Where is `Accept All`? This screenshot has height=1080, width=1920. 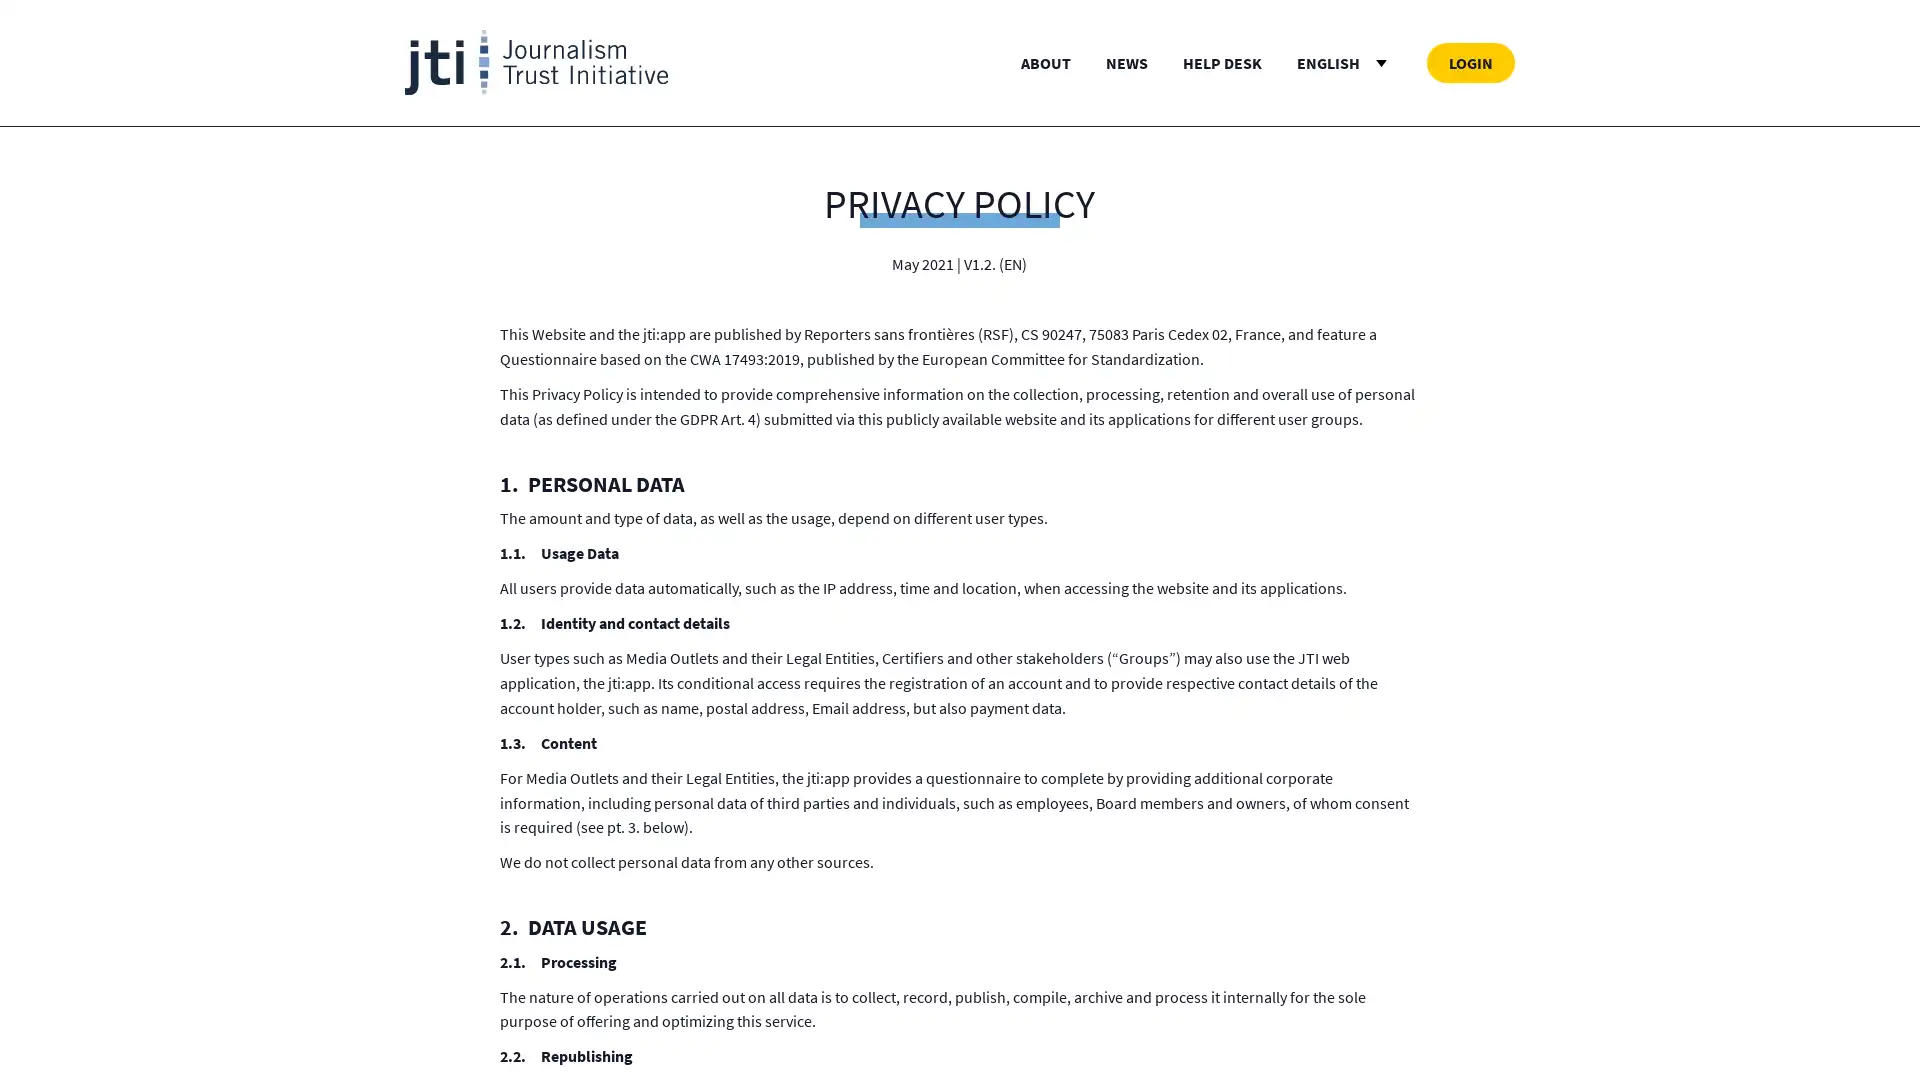 Accept All is located at coordinates (1156, 654).